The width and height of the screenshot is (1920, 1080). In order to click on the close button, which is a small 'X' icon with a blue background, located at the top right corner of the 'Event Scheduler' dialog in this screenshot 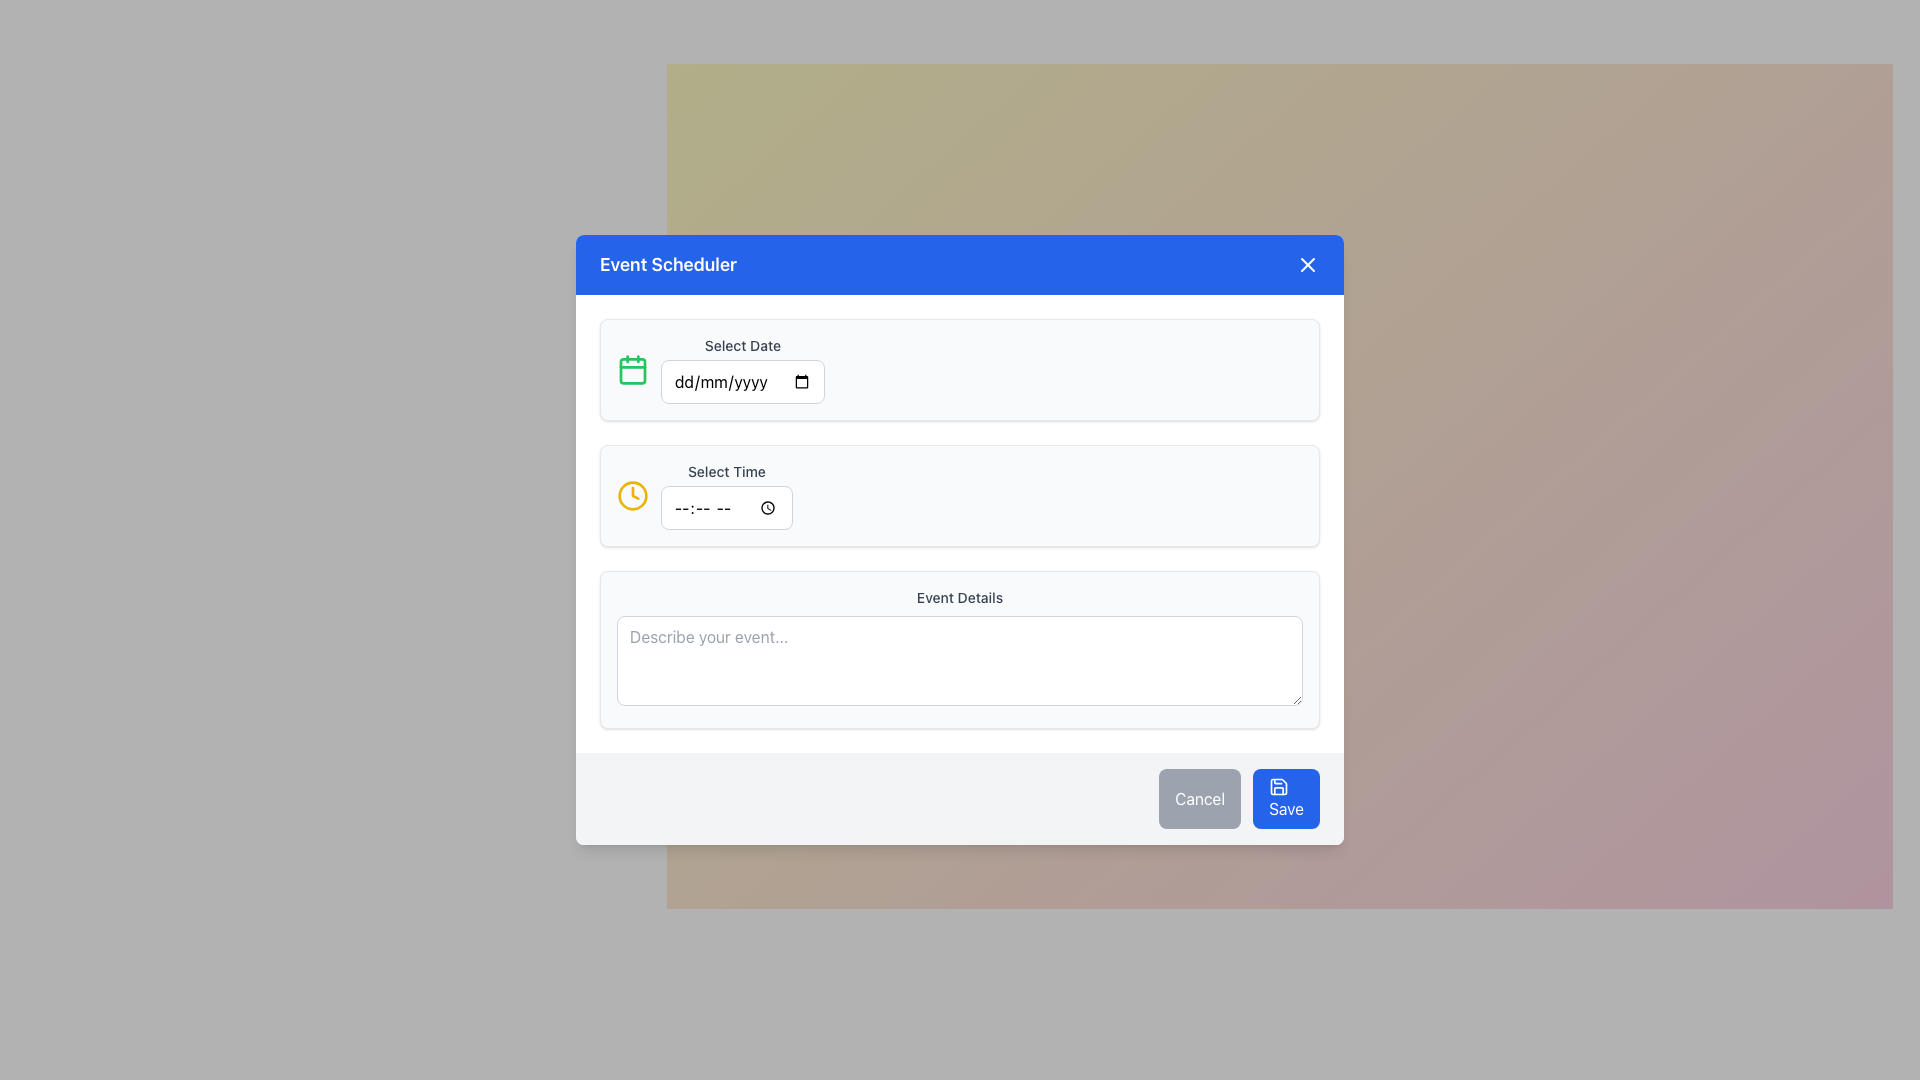, I will do `click(1308, 264)`.